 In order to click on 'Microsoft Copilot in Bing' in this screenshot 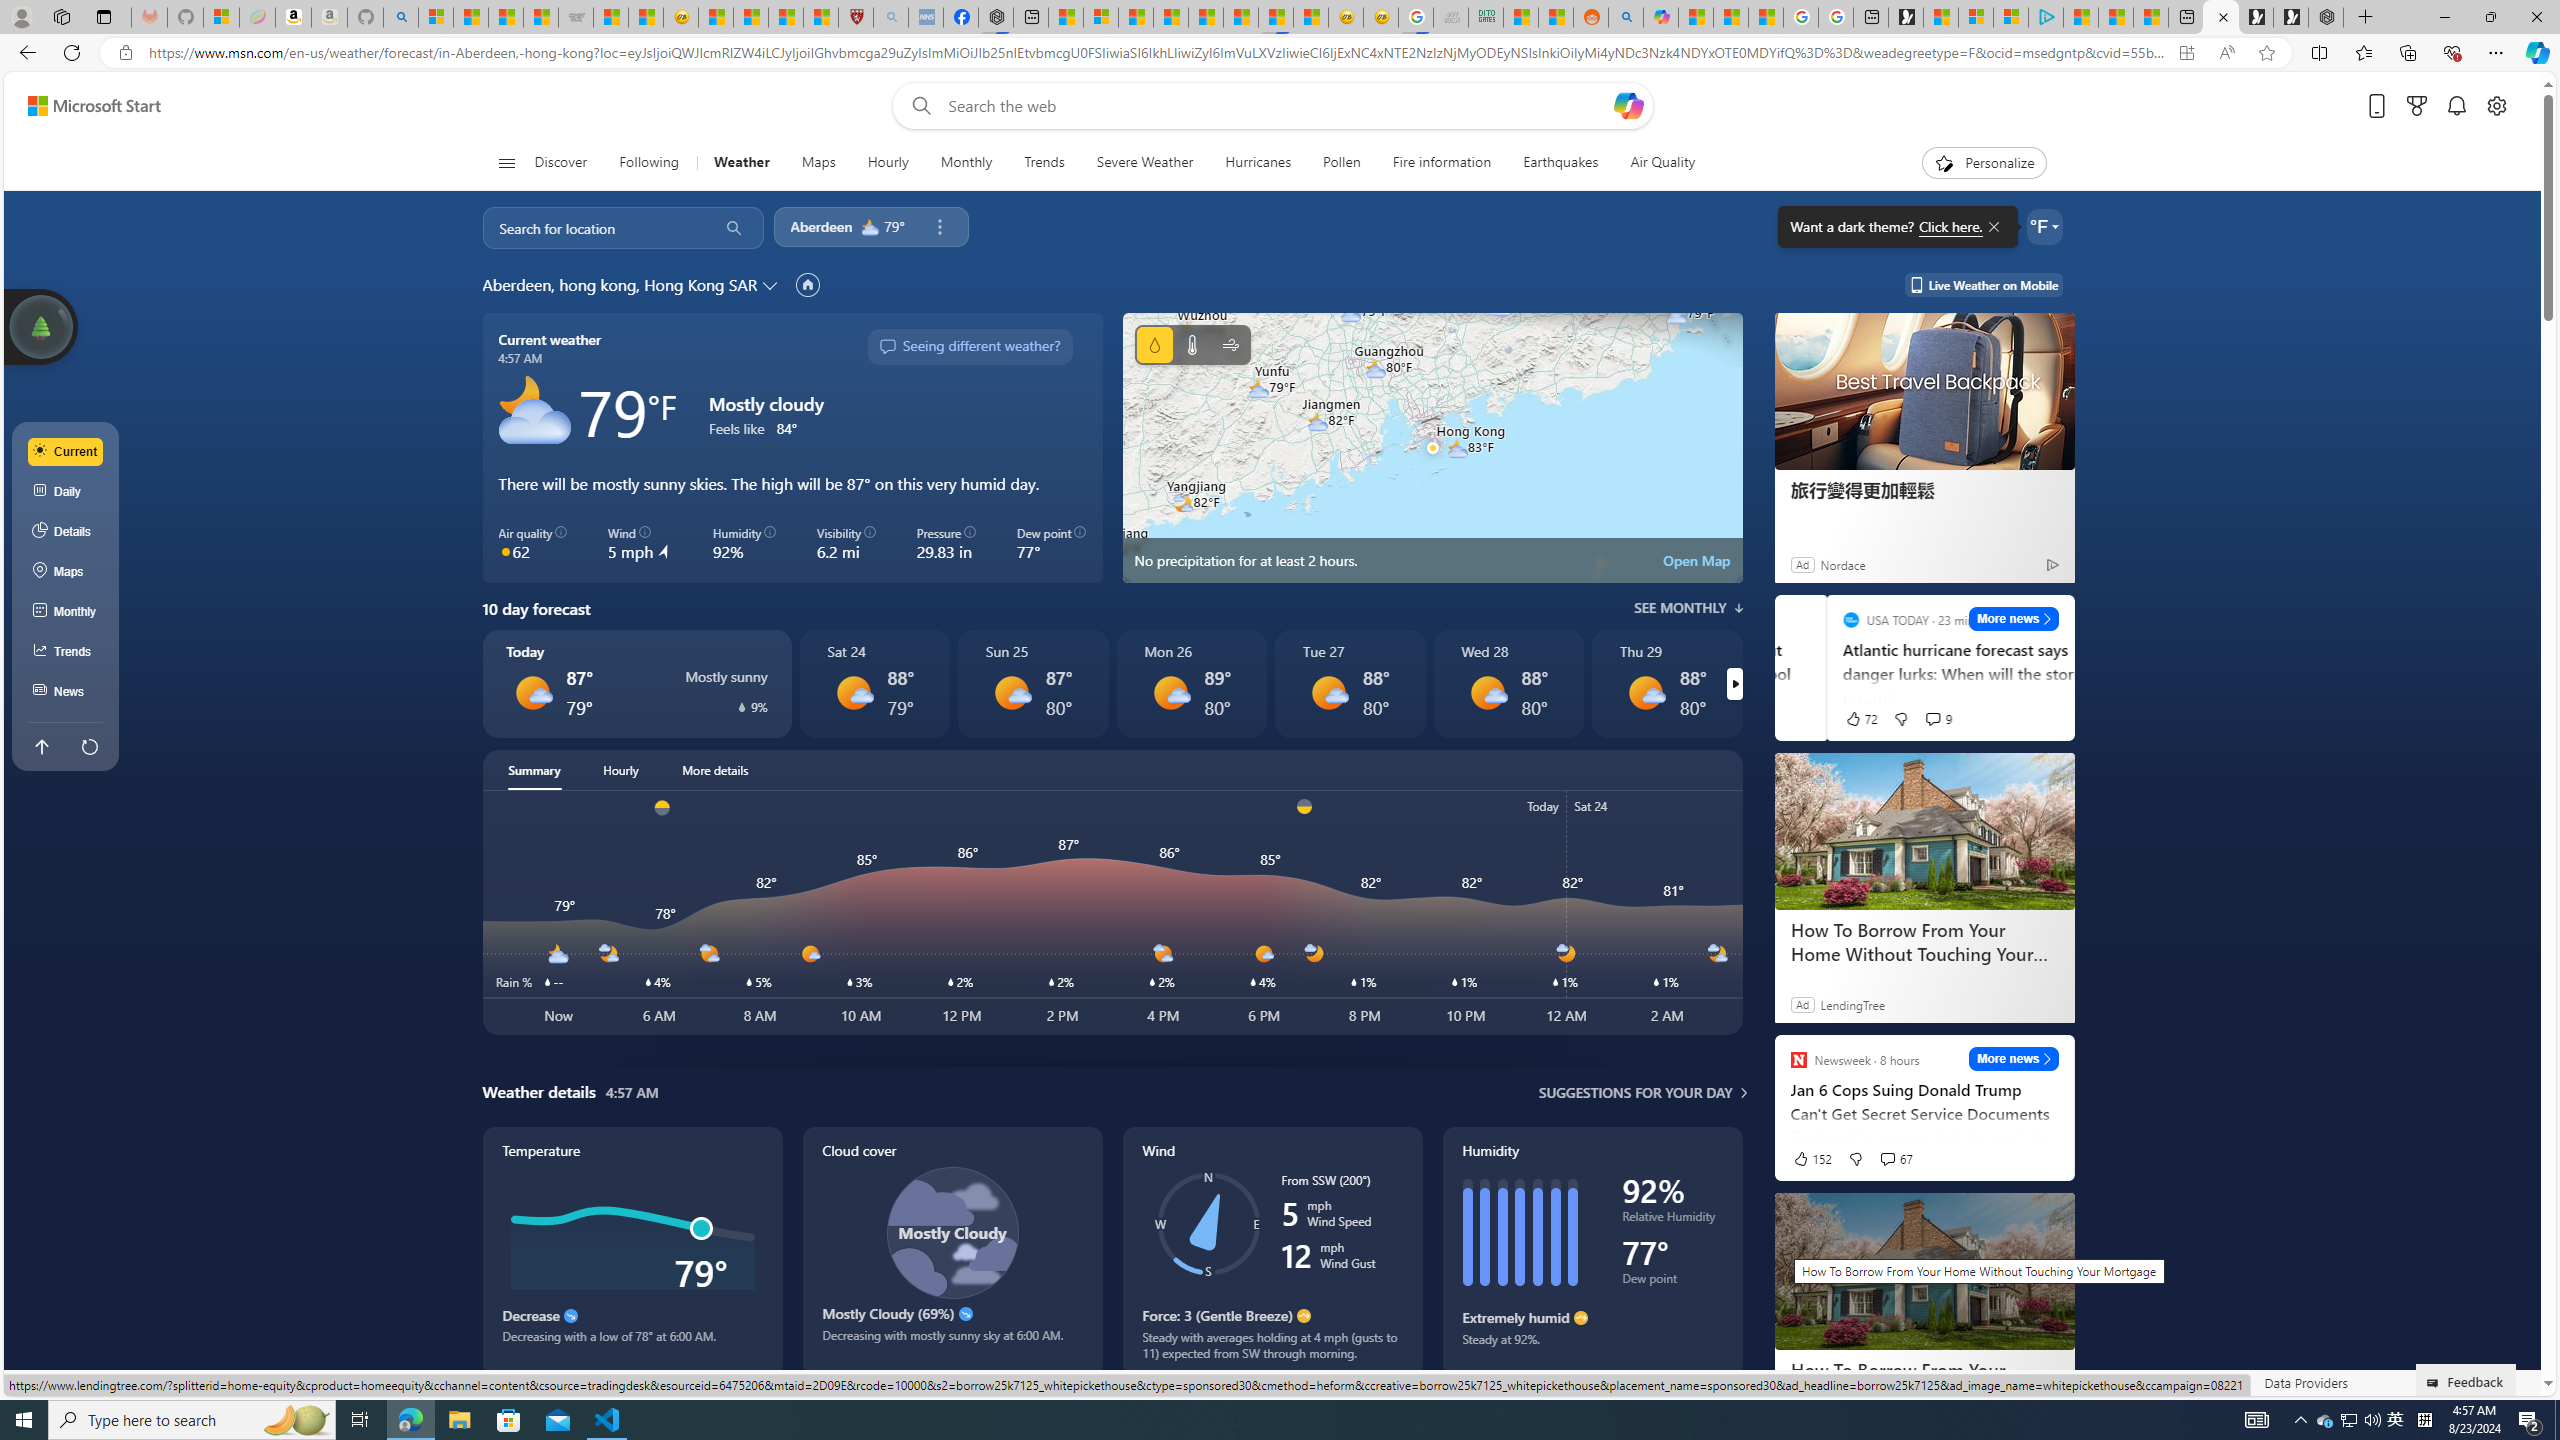, I will do `click(1660, 16)`.